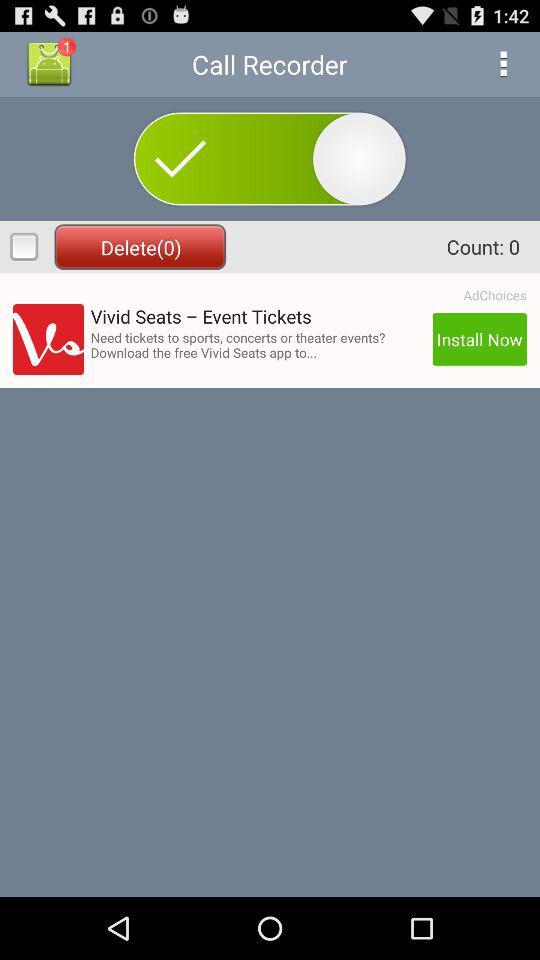 The width and height of the screenshot is (540, 960). Describe the element at coordinates (494, 294) in the screenshot. I see `adchoices` at that location.